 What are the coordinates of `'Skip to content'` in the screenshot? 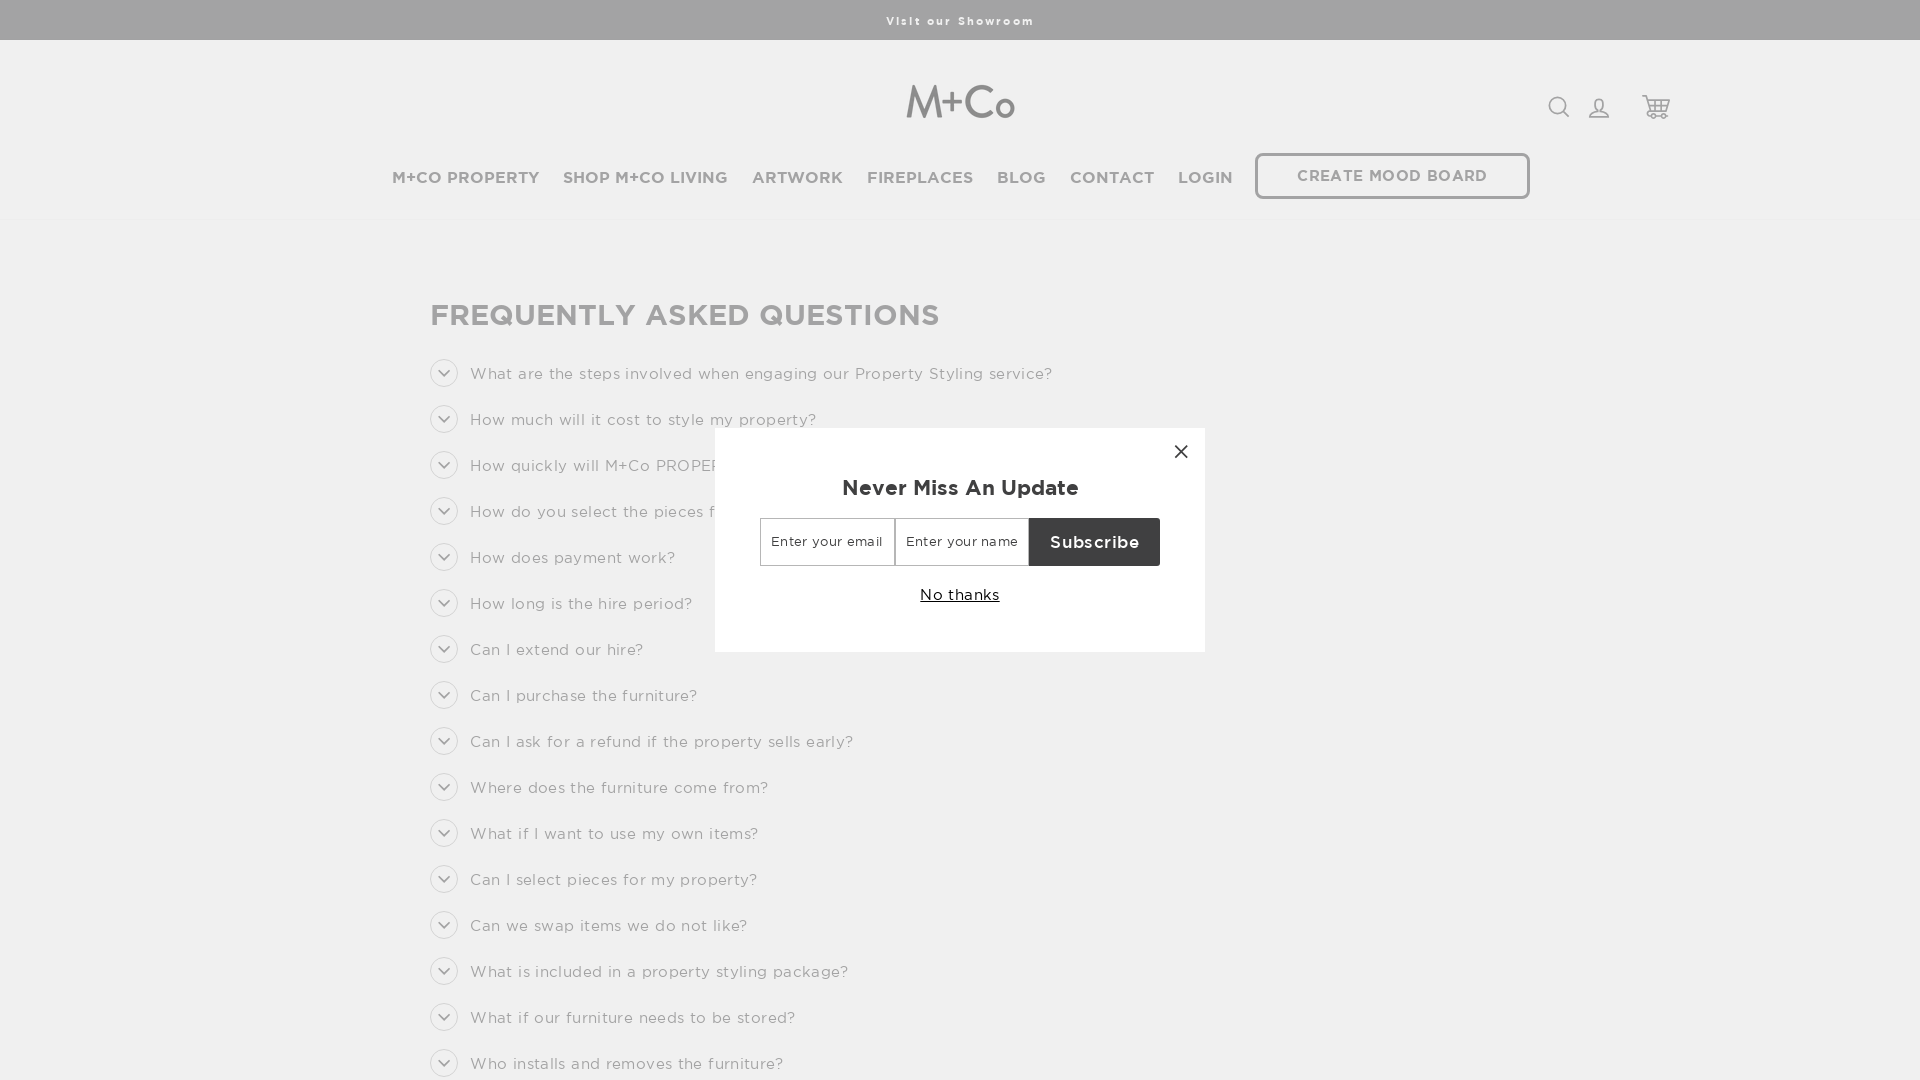 It's located at (0, 0).